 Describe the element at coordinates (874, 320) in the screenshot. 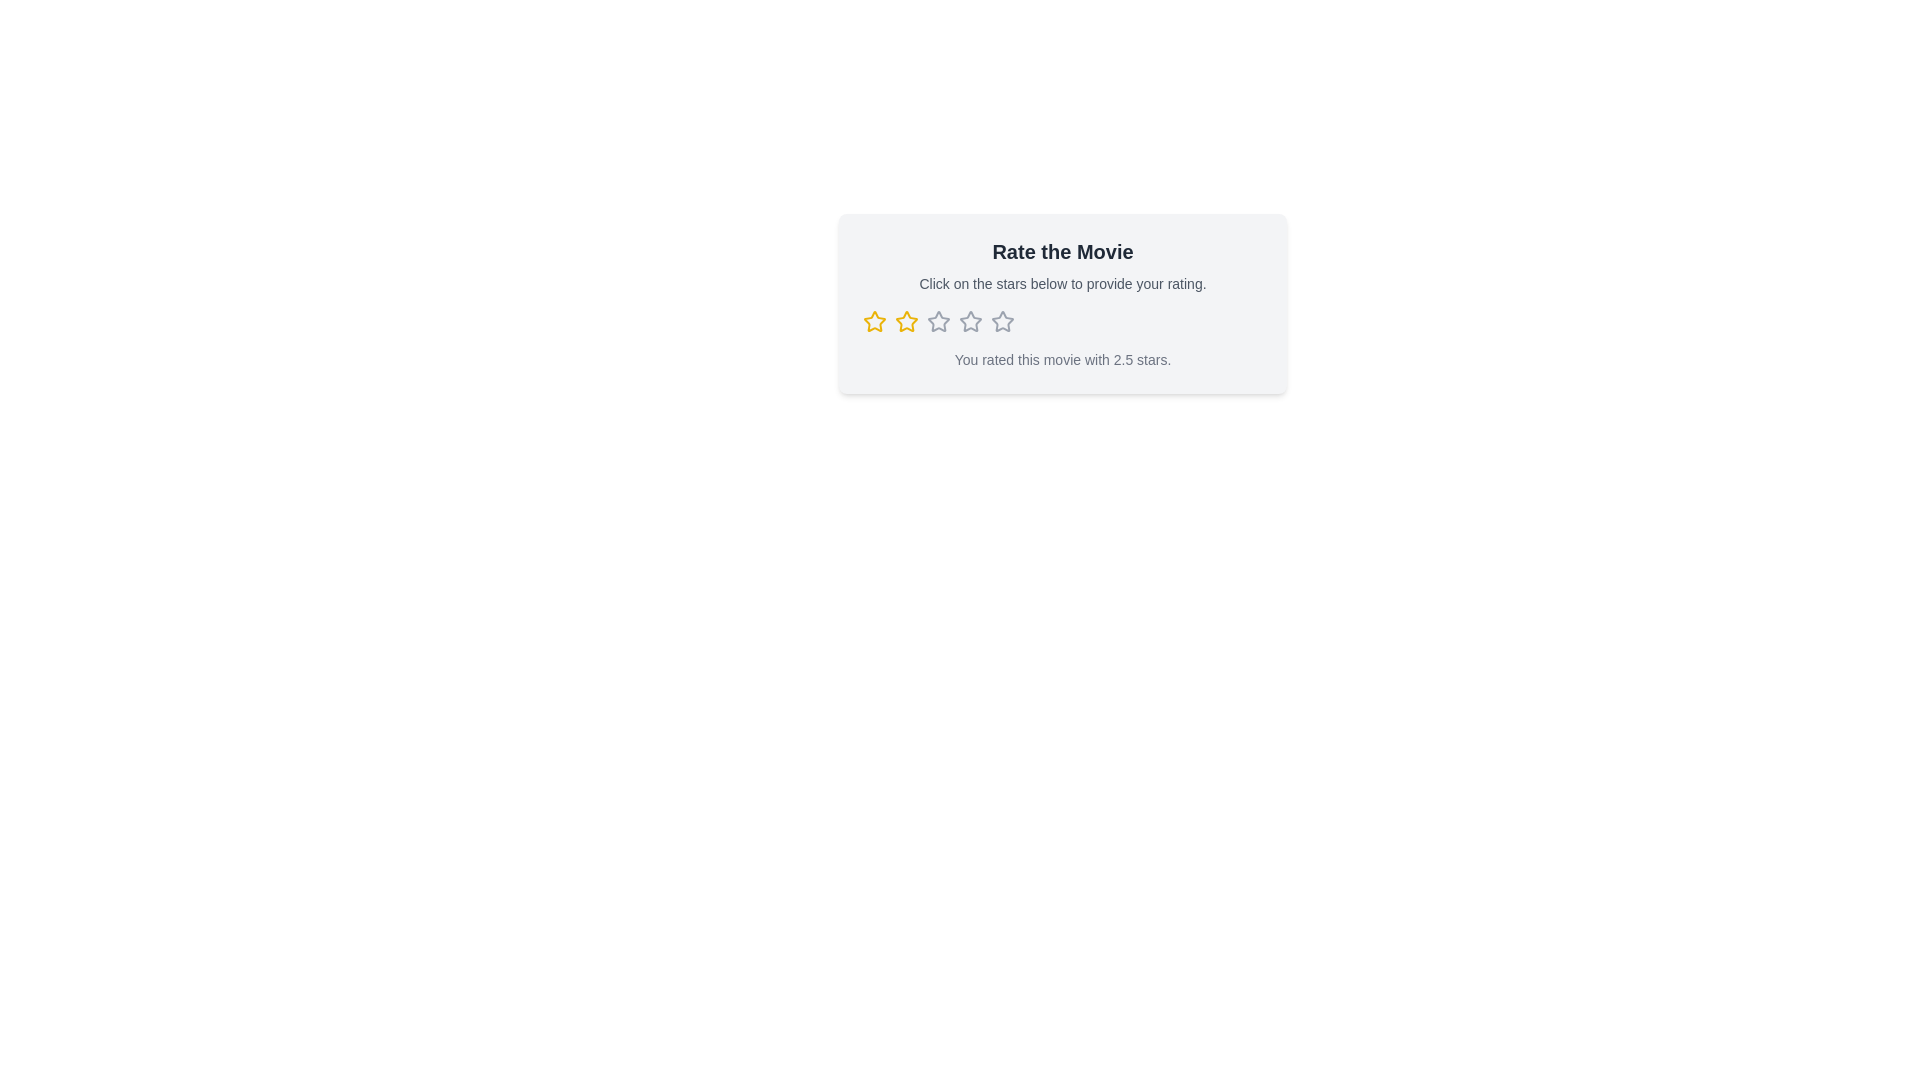

I see `the first active yellow star icon in the rating group, which is located at the top-left corner of the group labeled 'Rate the Movie'` at that location.